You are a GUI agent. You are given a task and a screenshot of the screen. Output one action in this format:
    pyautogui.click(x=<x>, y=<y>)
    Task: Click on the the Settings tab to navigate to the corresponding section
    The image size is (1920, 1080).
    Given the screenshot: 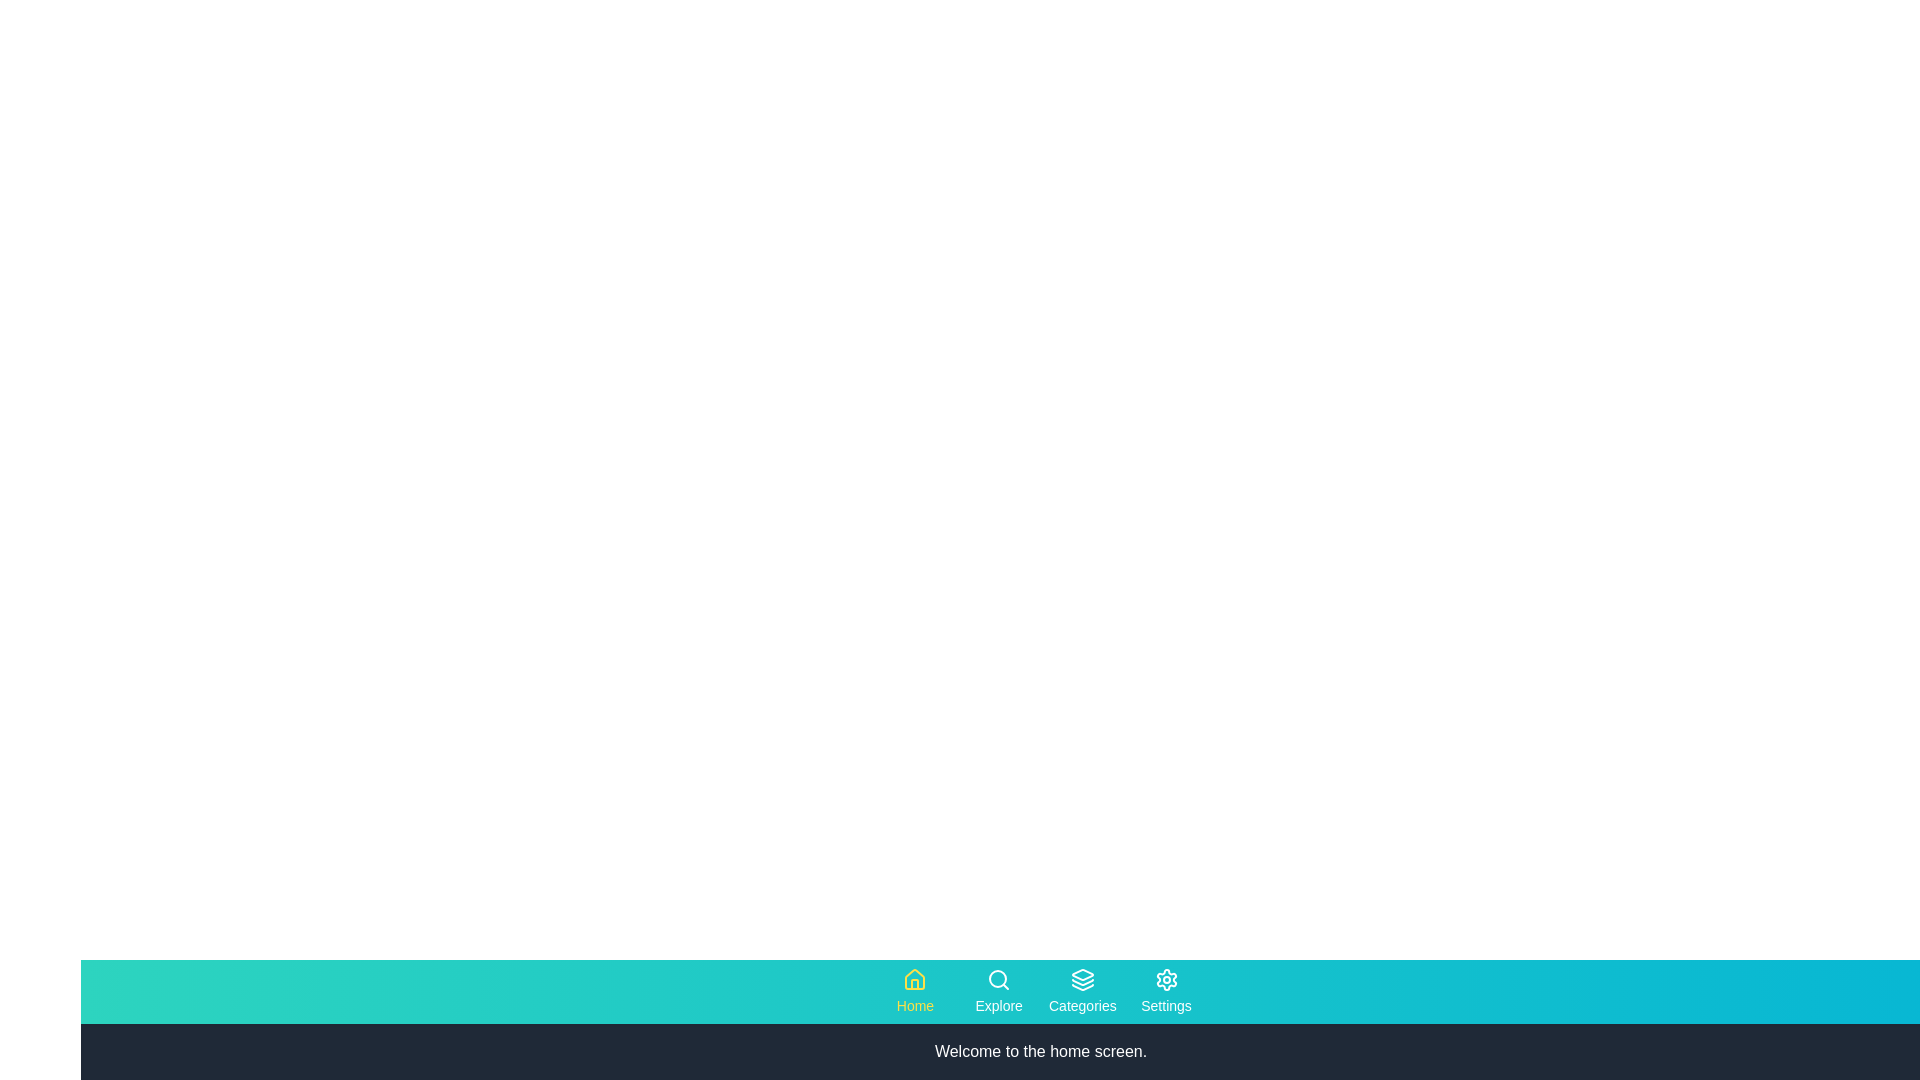 What is the action you would take?
    pyautogui.click(x=1166, y=991)
    